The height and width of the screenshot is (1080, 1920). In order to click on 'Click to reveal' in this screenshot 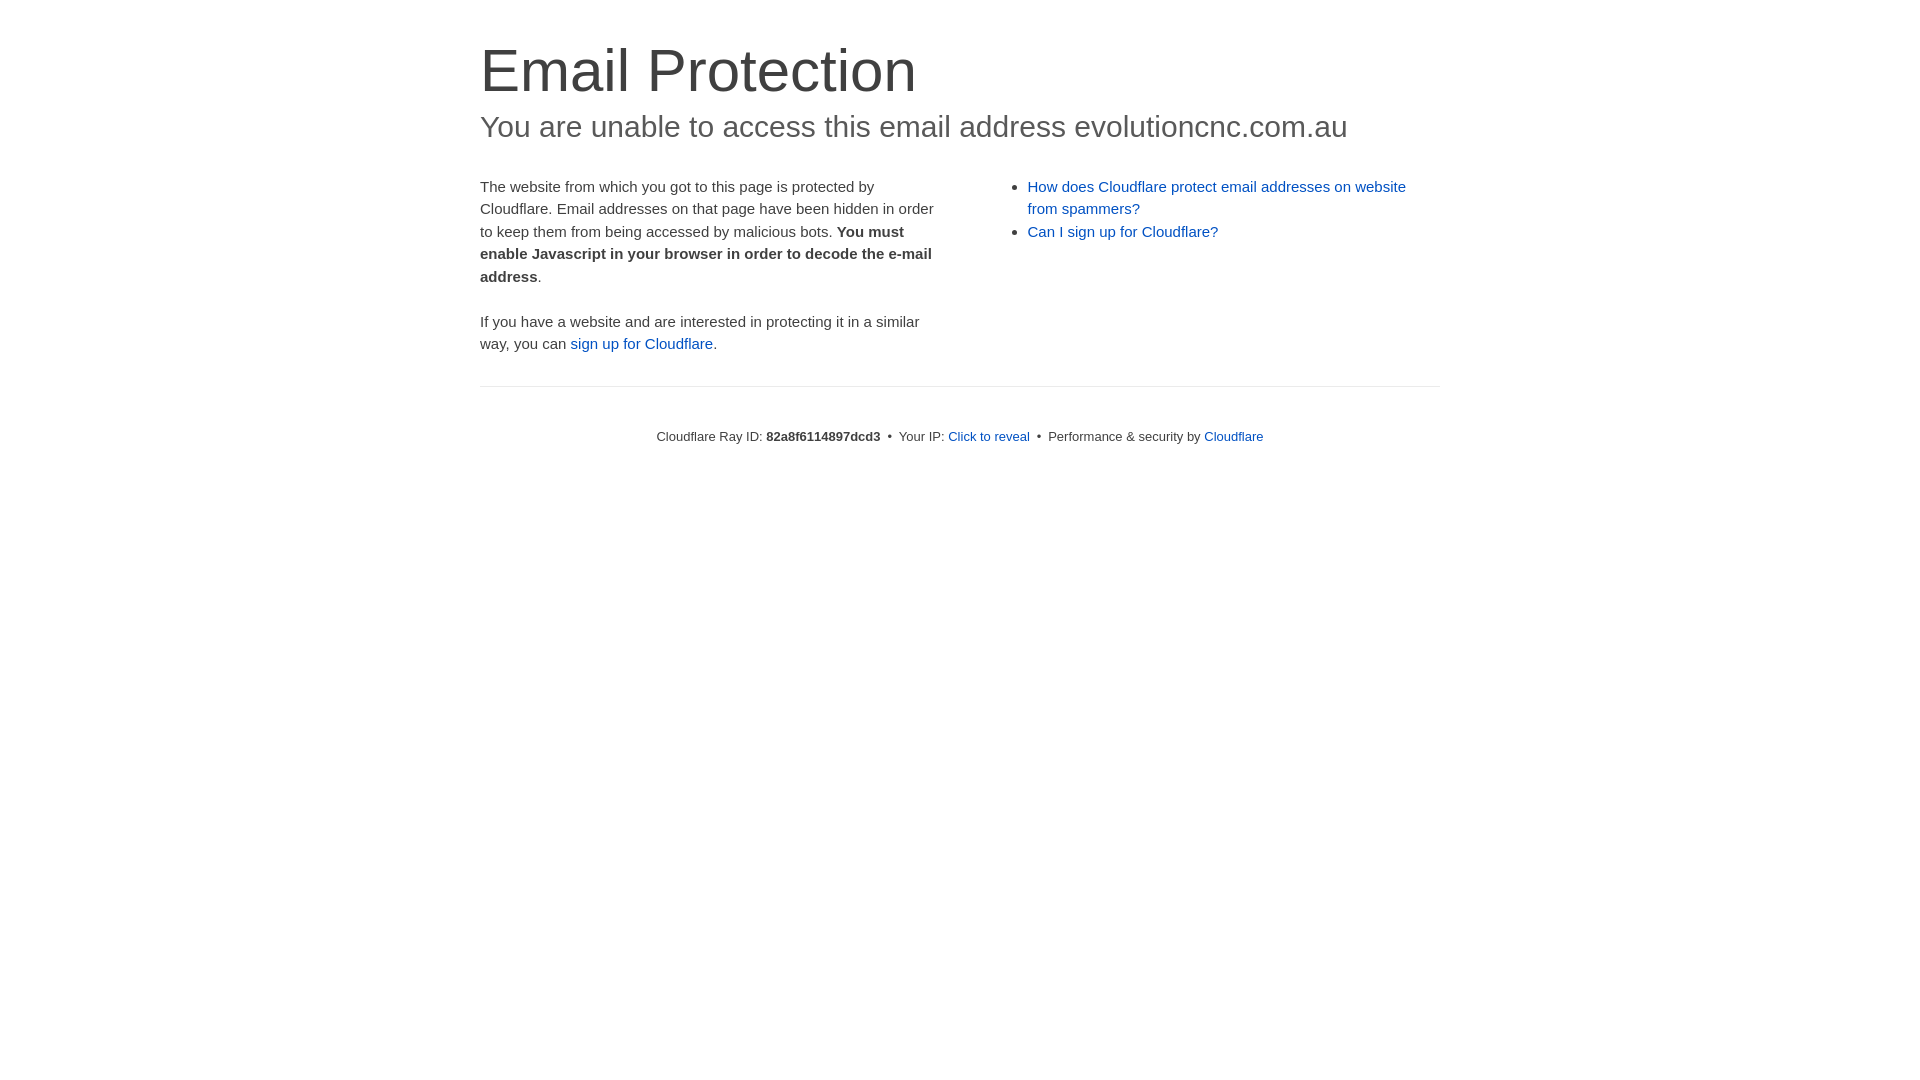, I will do `click(988, 435)`.